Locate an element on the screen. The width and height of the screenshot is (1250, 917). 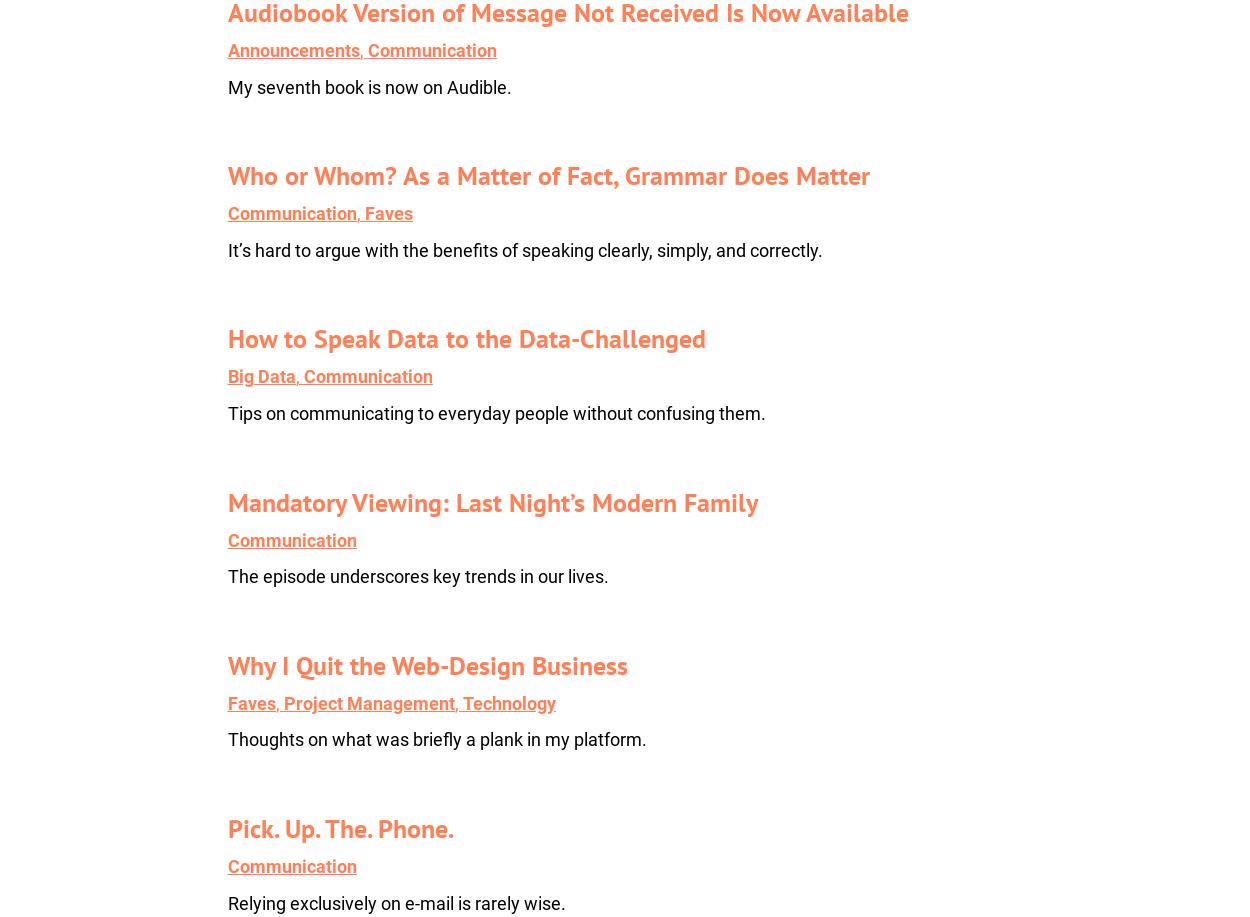
'Big Data' is located at coordinates (261, 375).